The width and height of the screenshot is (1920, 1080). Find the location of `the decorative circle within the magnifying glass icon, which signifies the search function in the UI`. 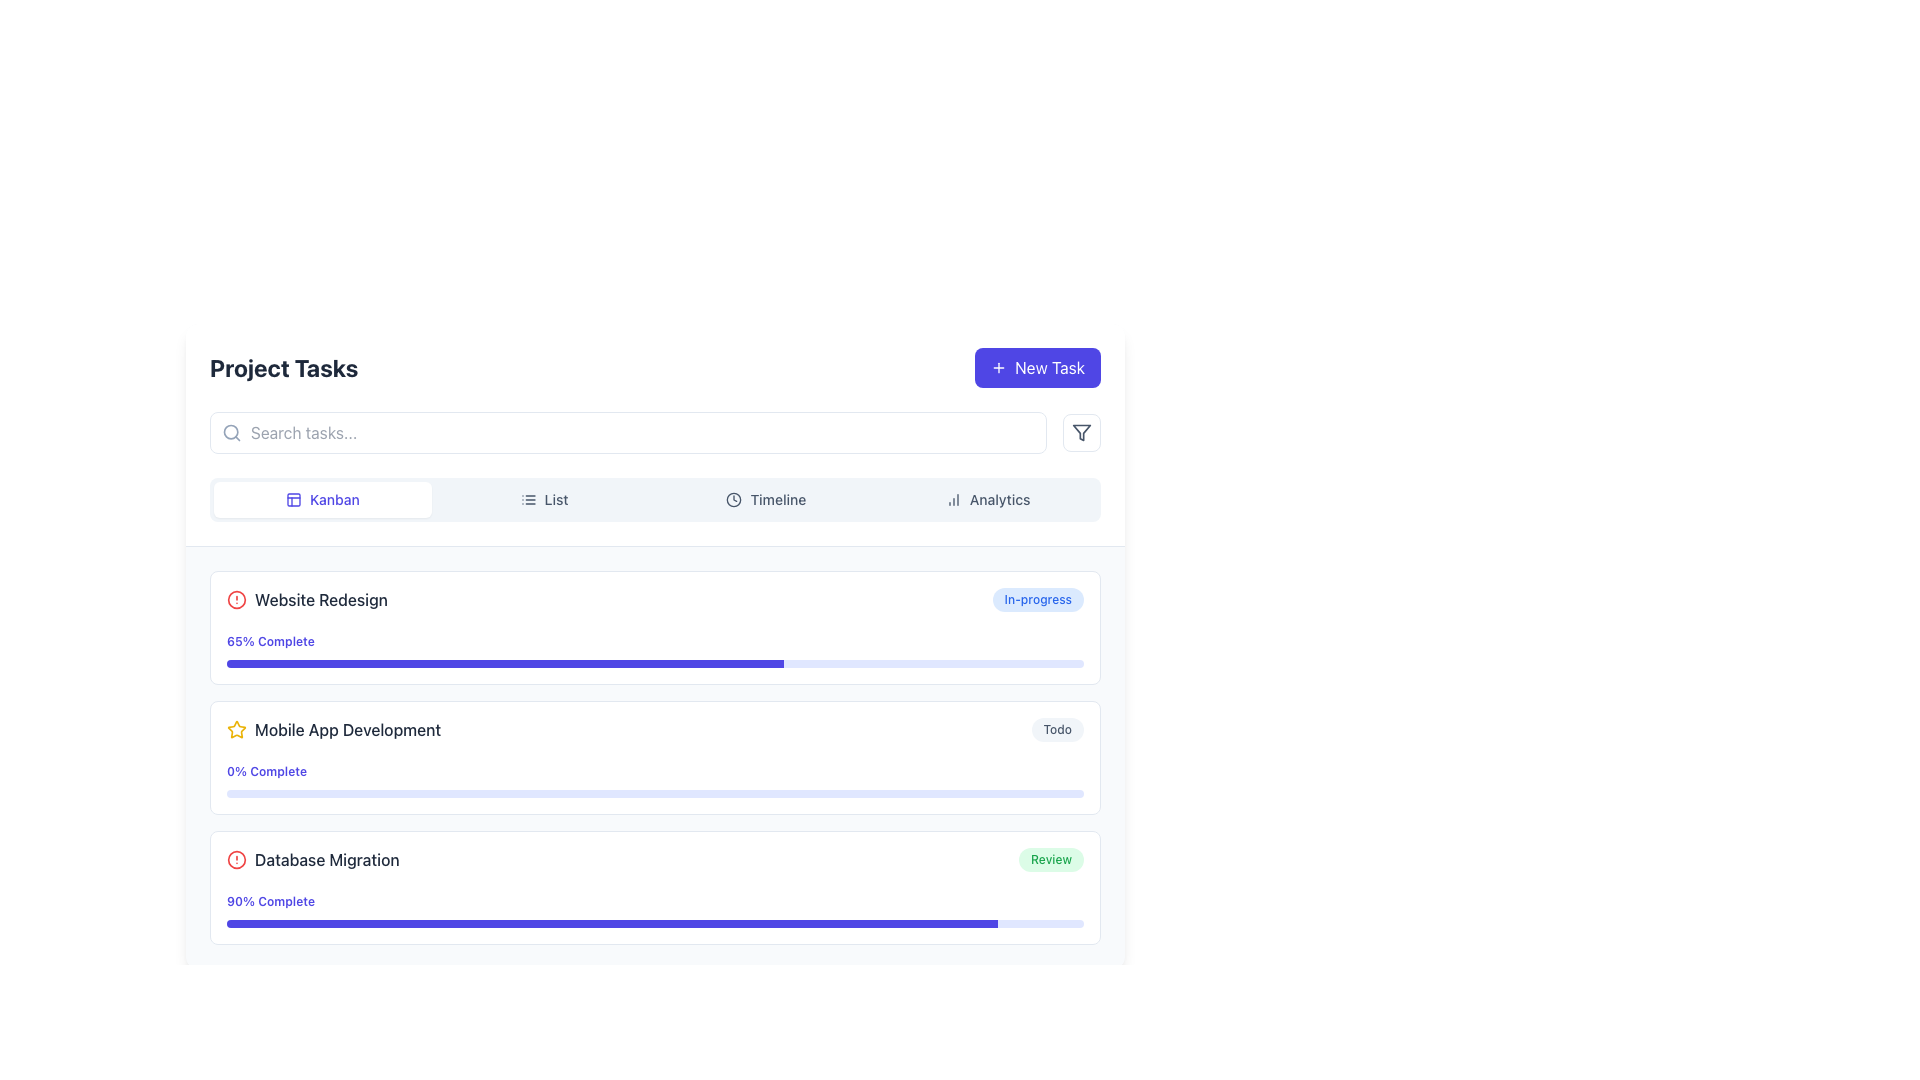

the decorative circle within the magnifying glass icon, which signifies the search function in the UI is located at coordinates (231, 431).